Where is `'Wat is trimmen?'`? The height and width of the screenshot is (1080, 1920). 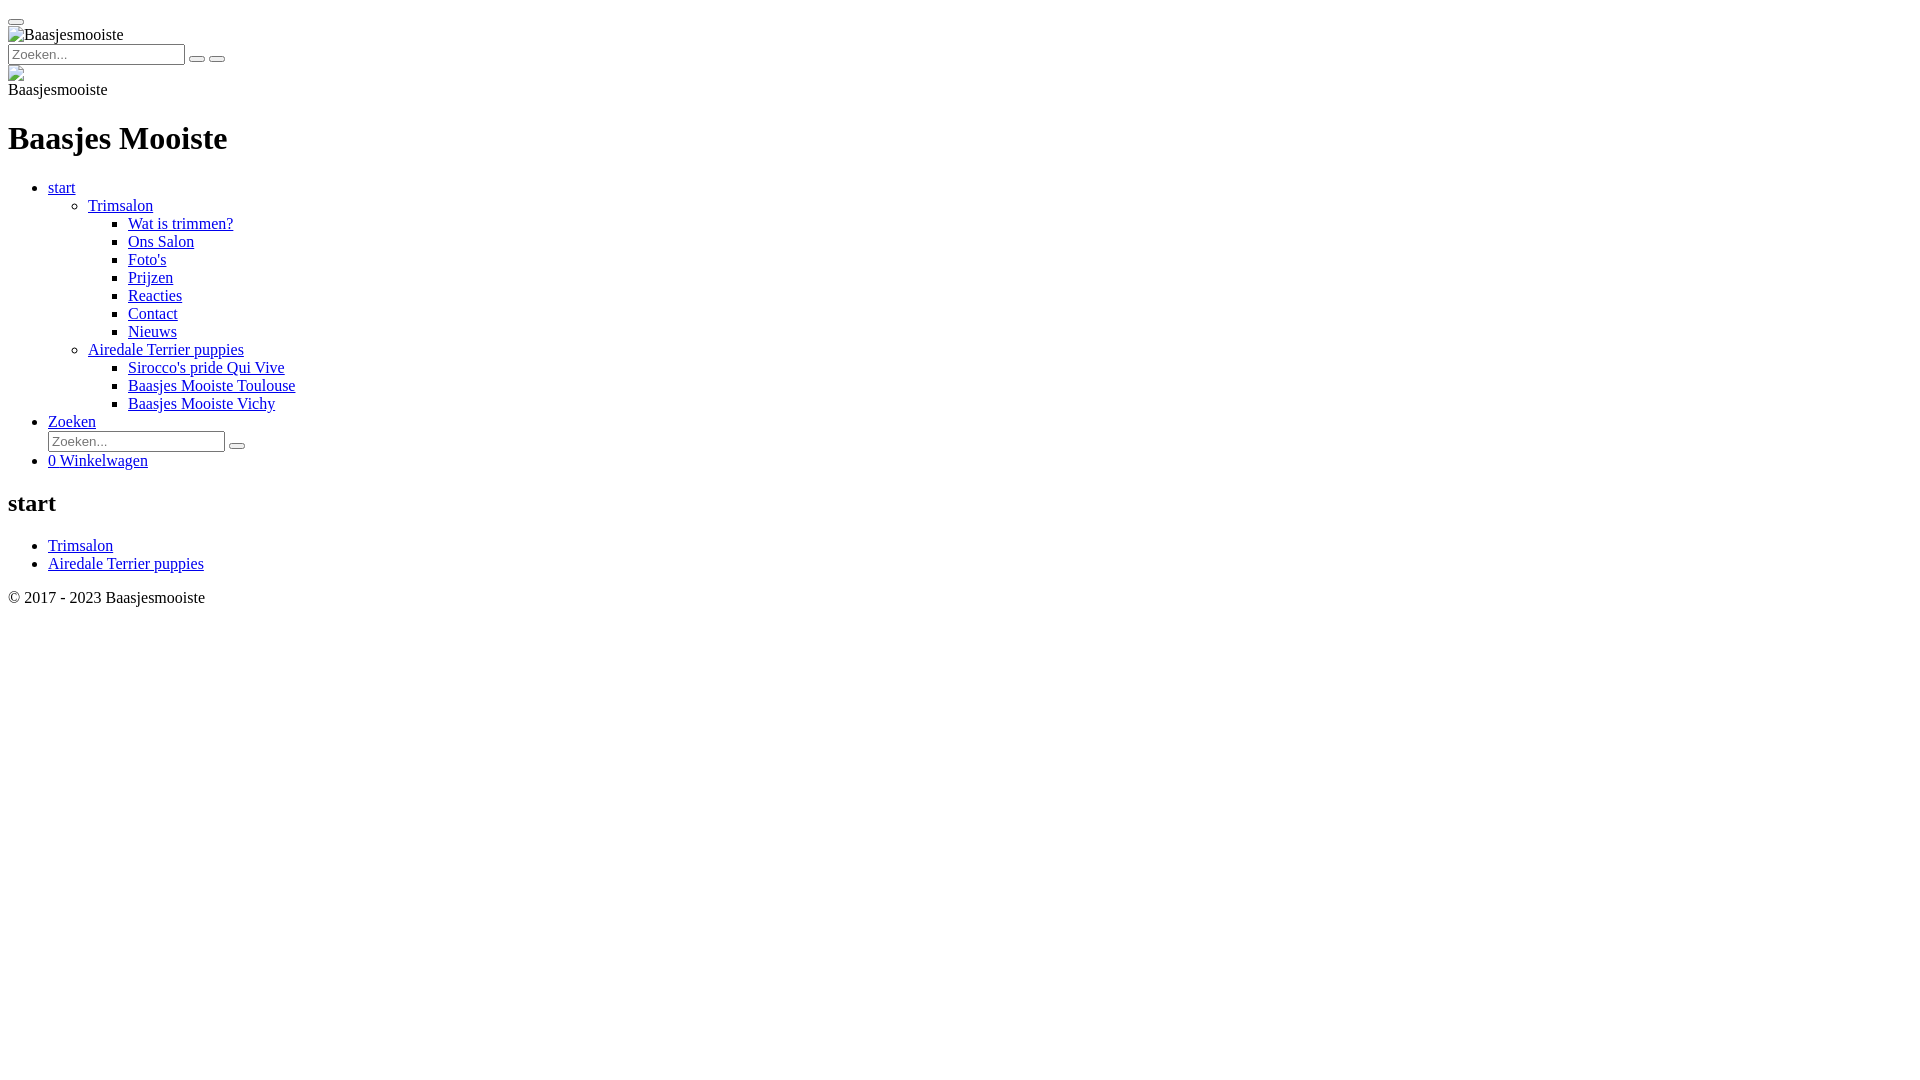
'Wat is trimmen?' is located at coordinates (127, 223).